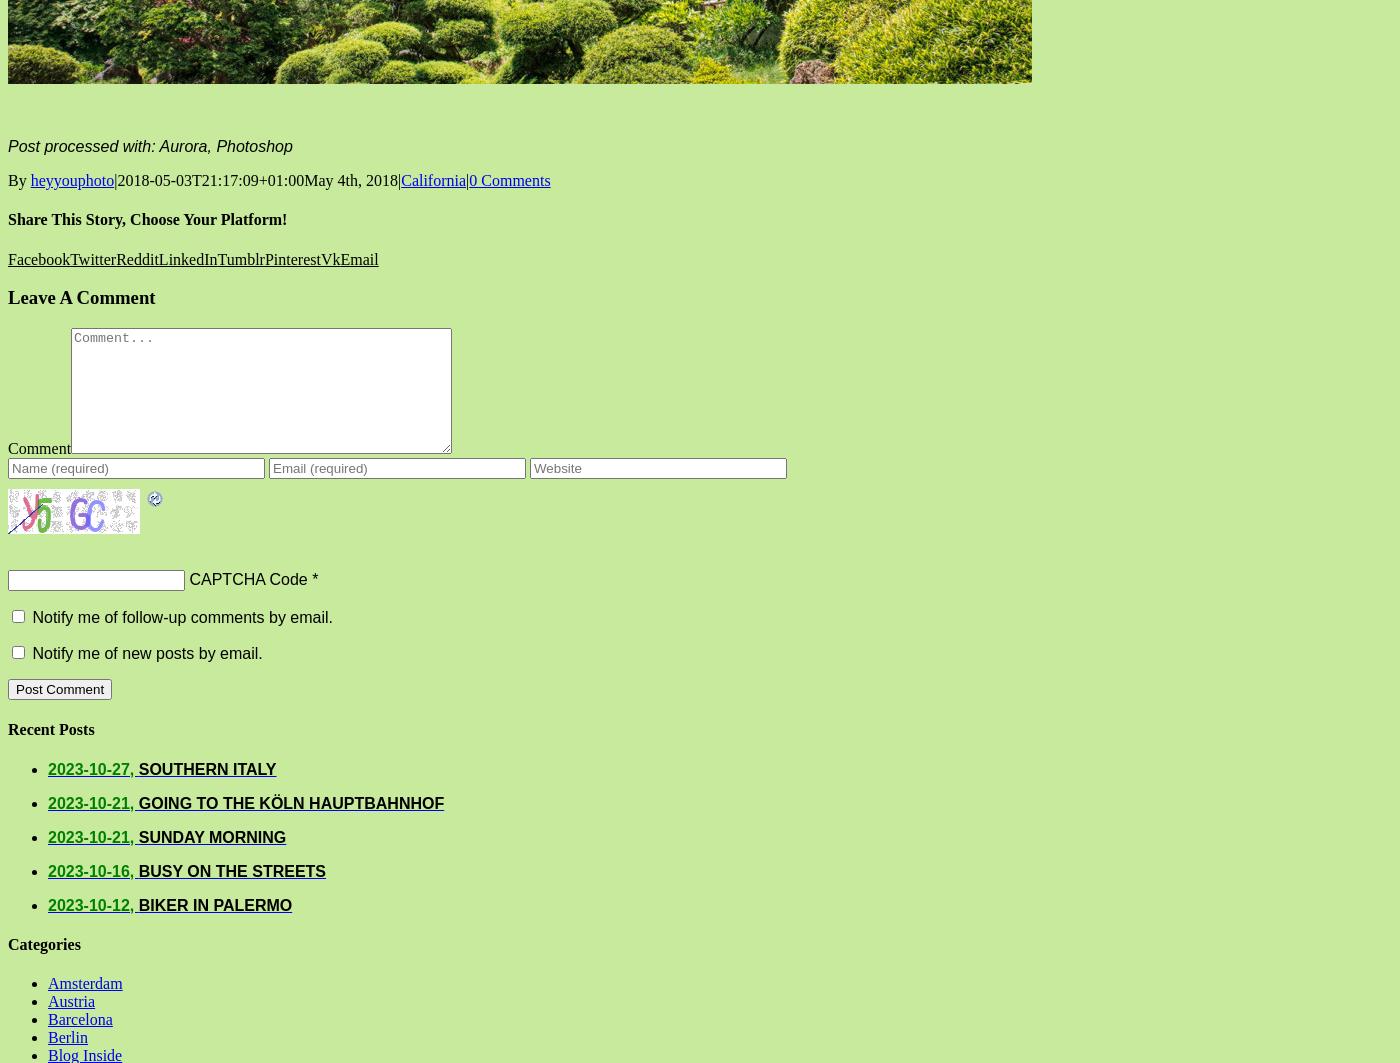 The height and width of the screenshot is (1063, 1400). I want to click on '2023-10-12,', so click(92, 903).